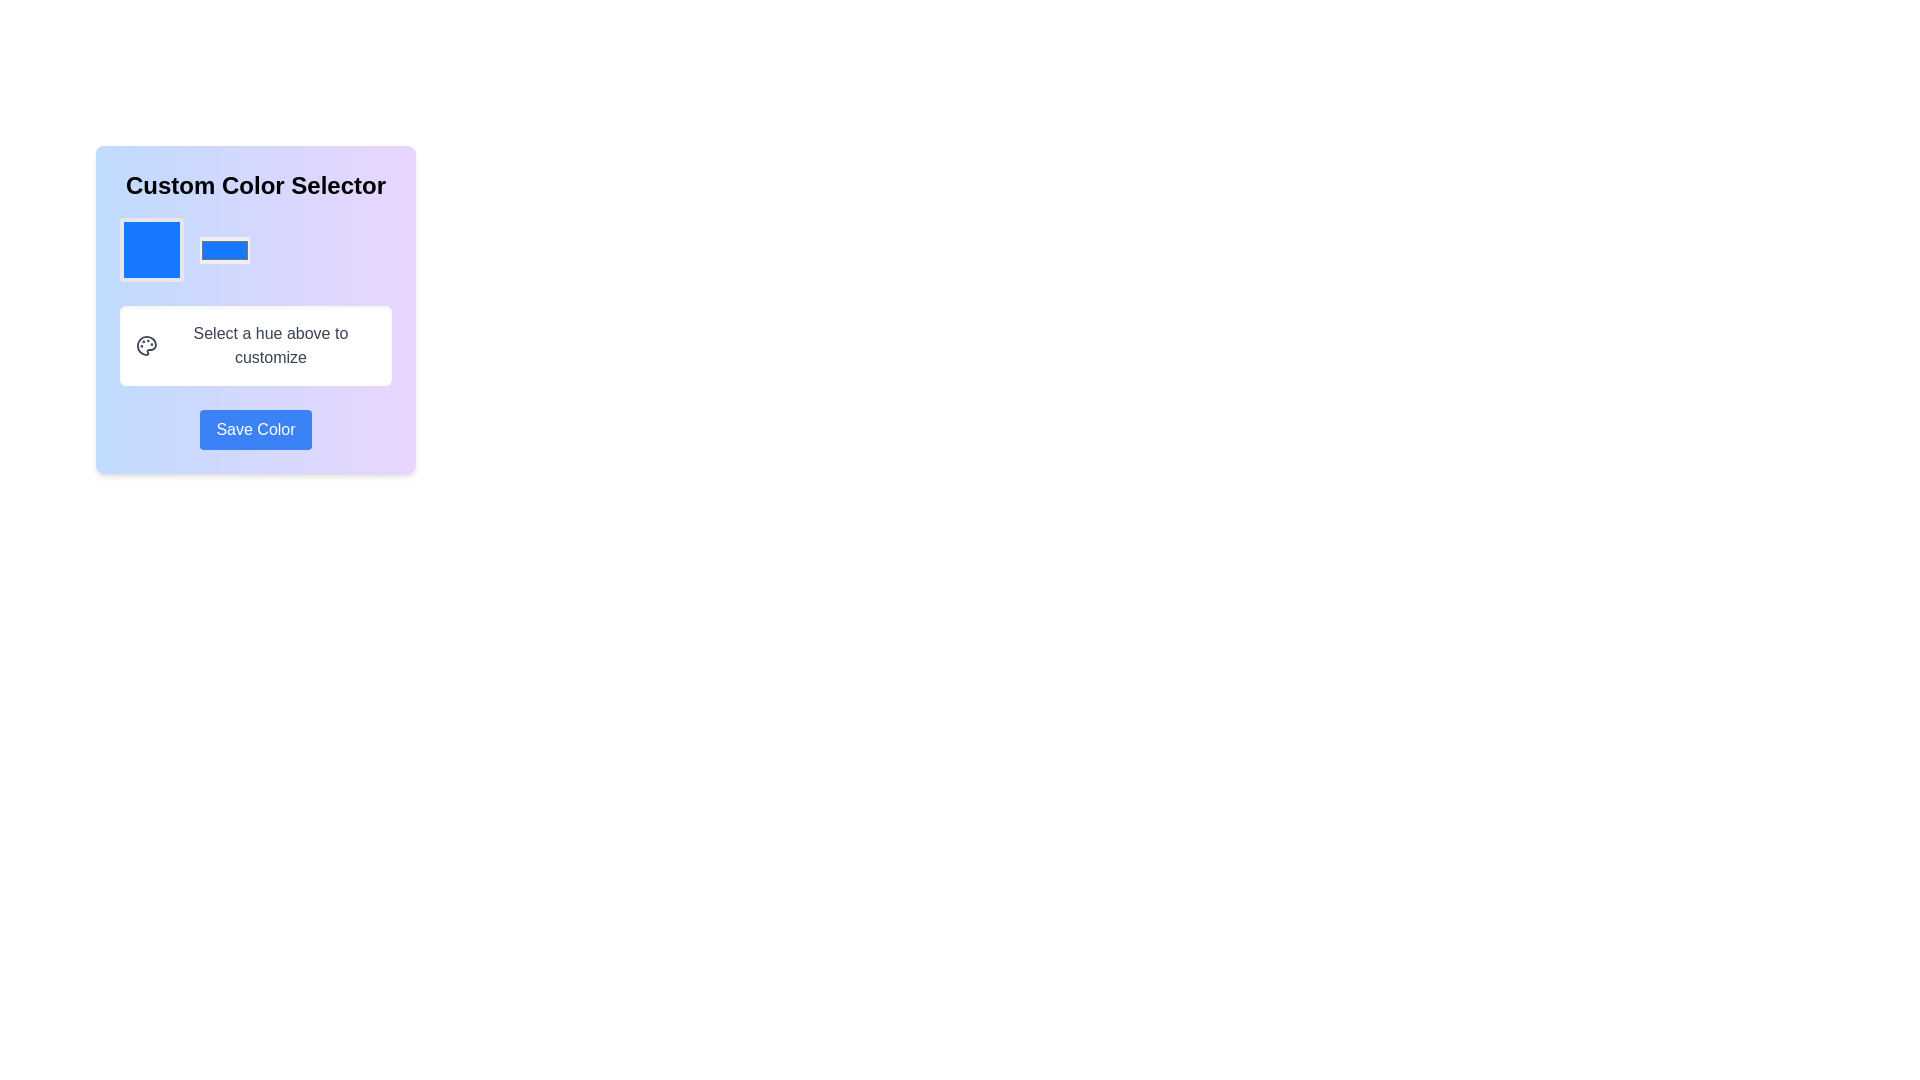  Describe the element at coordinates (145, 345) in the screenshot. I see `the palette icon located in the middle-left section of the card-like panel, which is positioned left of the text 'Select a hue above to customize'` at that location.